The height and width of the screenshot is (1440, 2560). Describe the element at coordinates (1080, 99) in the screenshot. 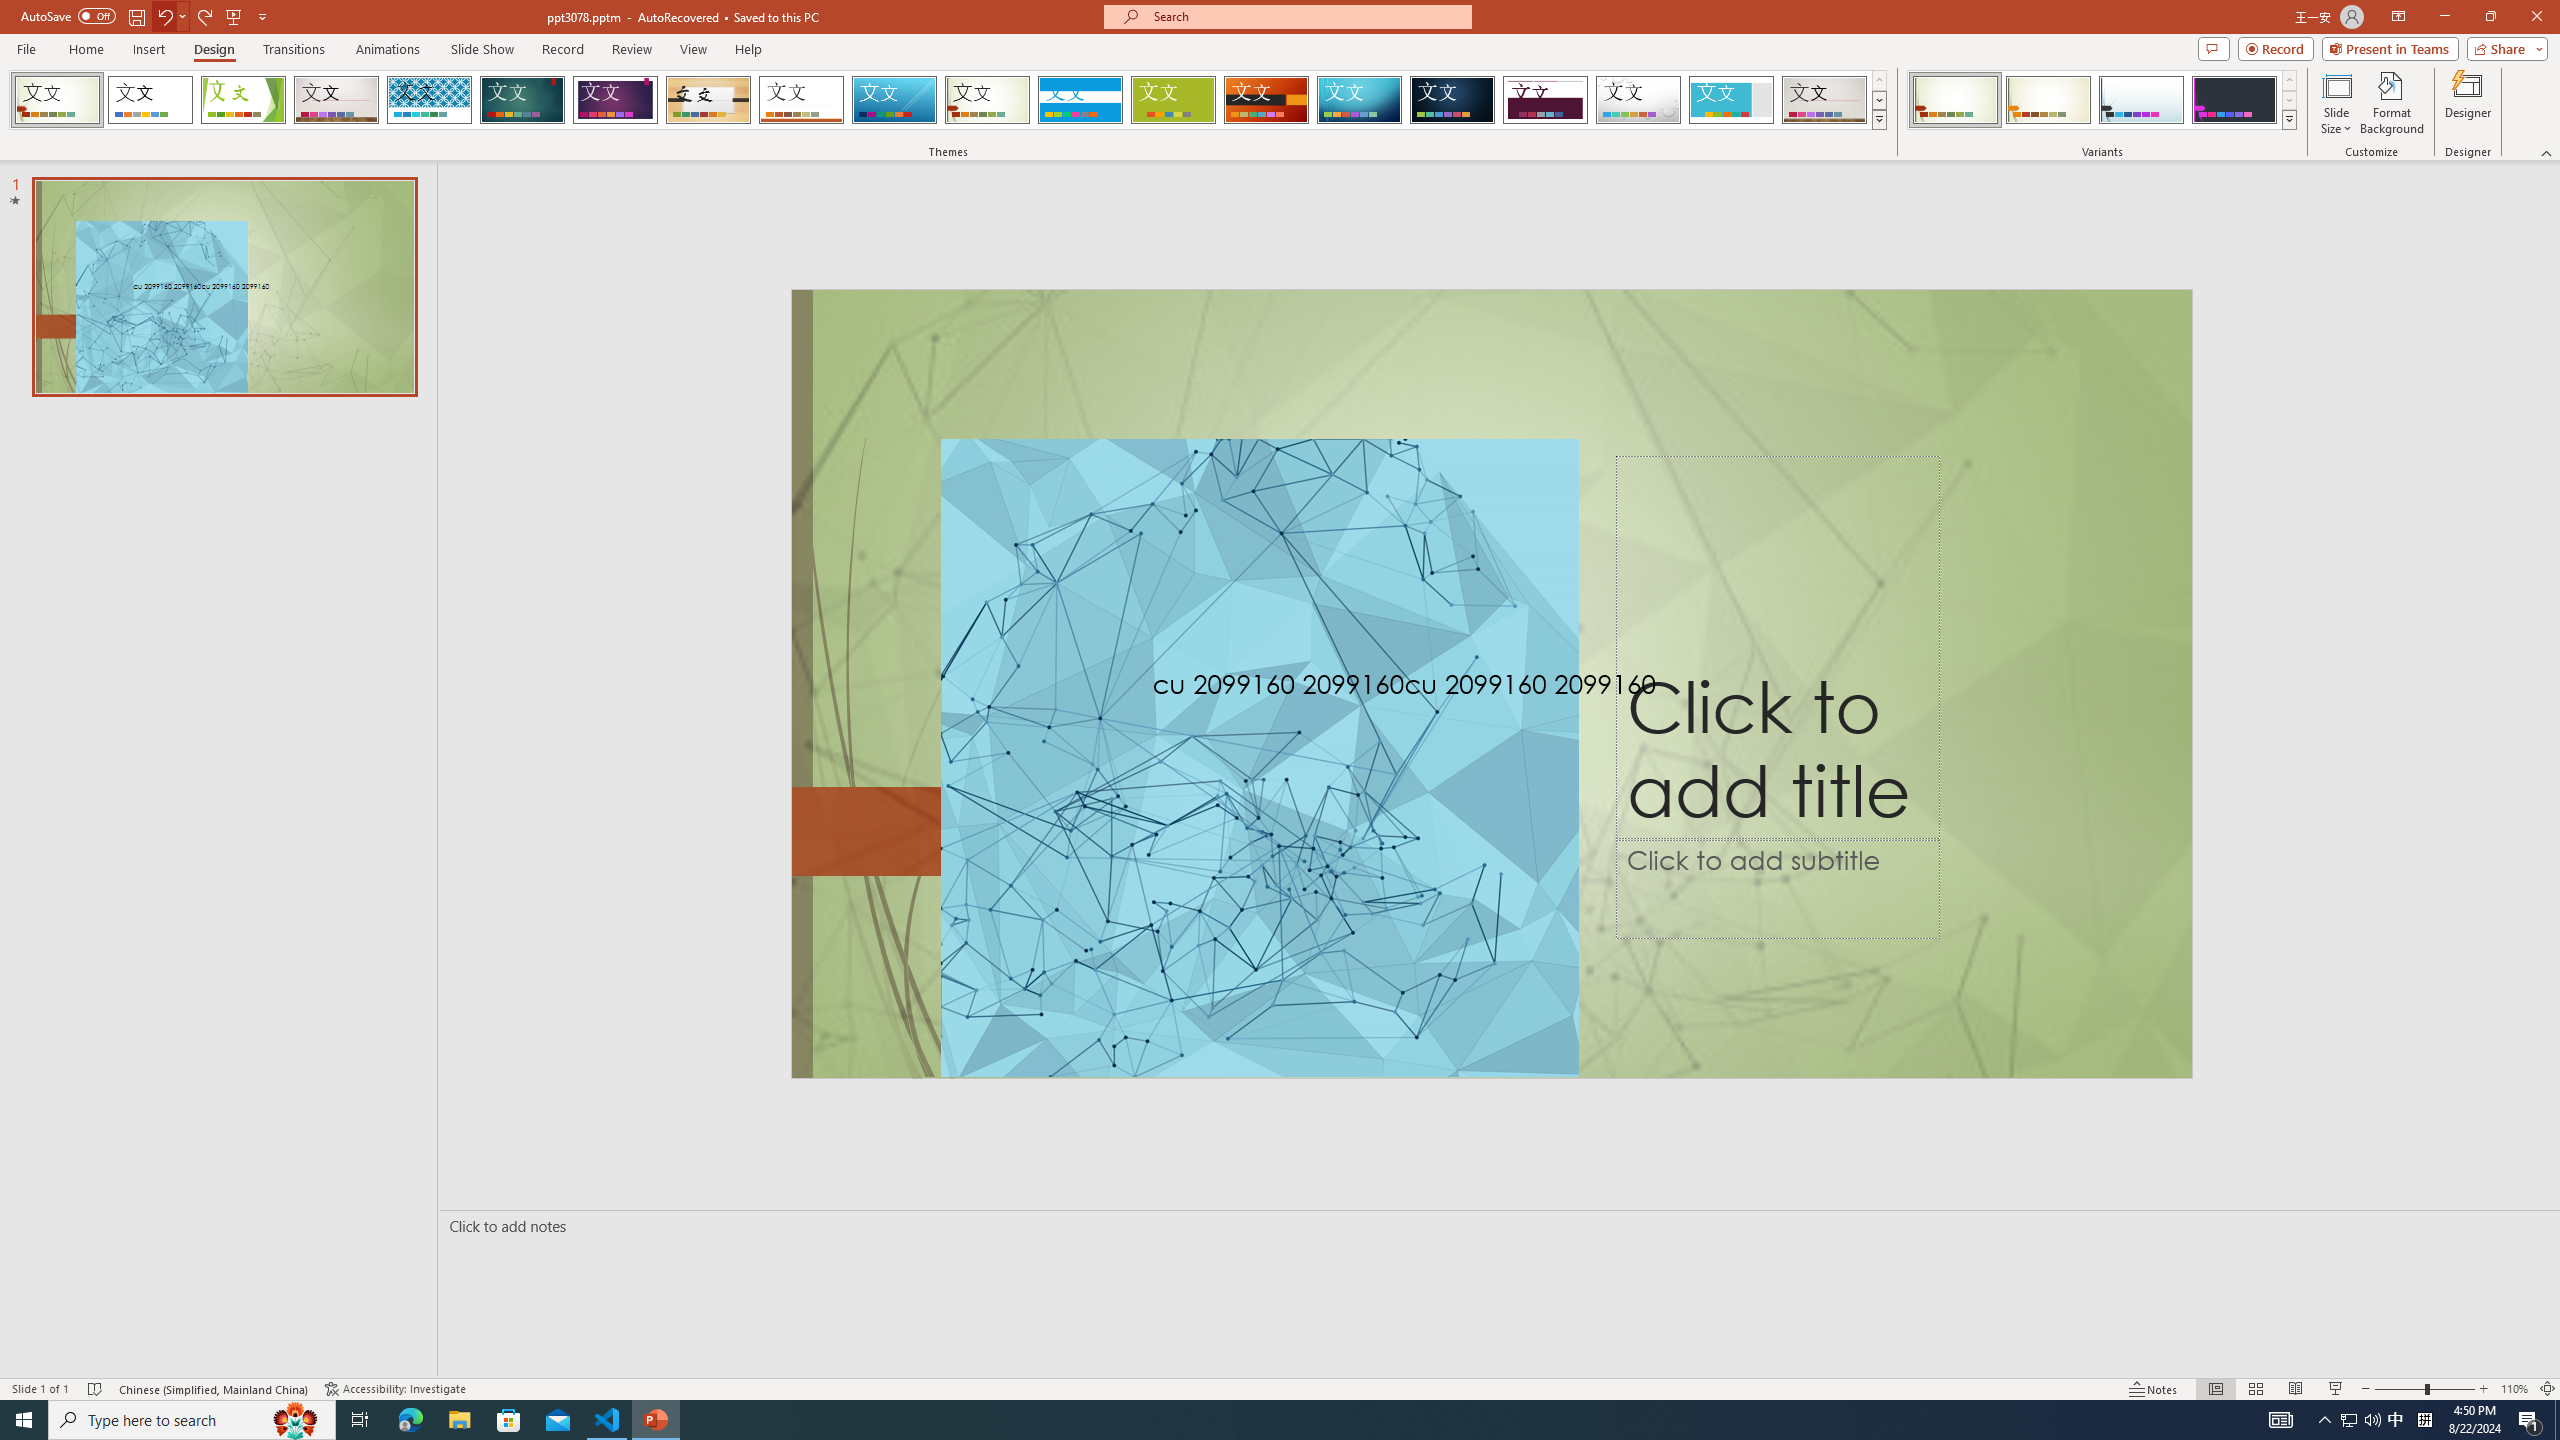

I see `'Banded'` at that location.